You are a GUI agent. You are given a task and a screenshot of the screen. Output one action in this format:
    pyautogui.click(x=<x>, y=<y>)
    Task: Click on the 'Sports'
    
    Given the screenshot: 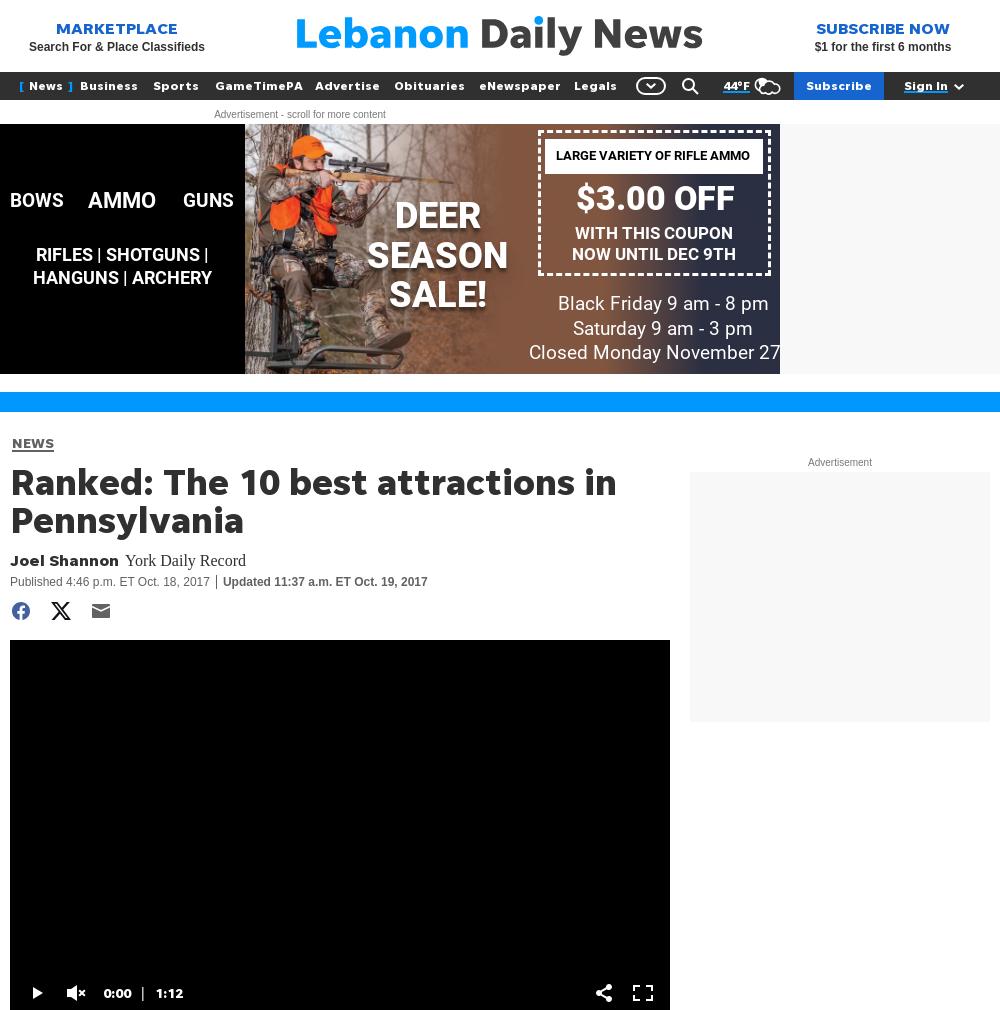 What is the action you would take?
    pyautogui.click(x=175, y=84)
    